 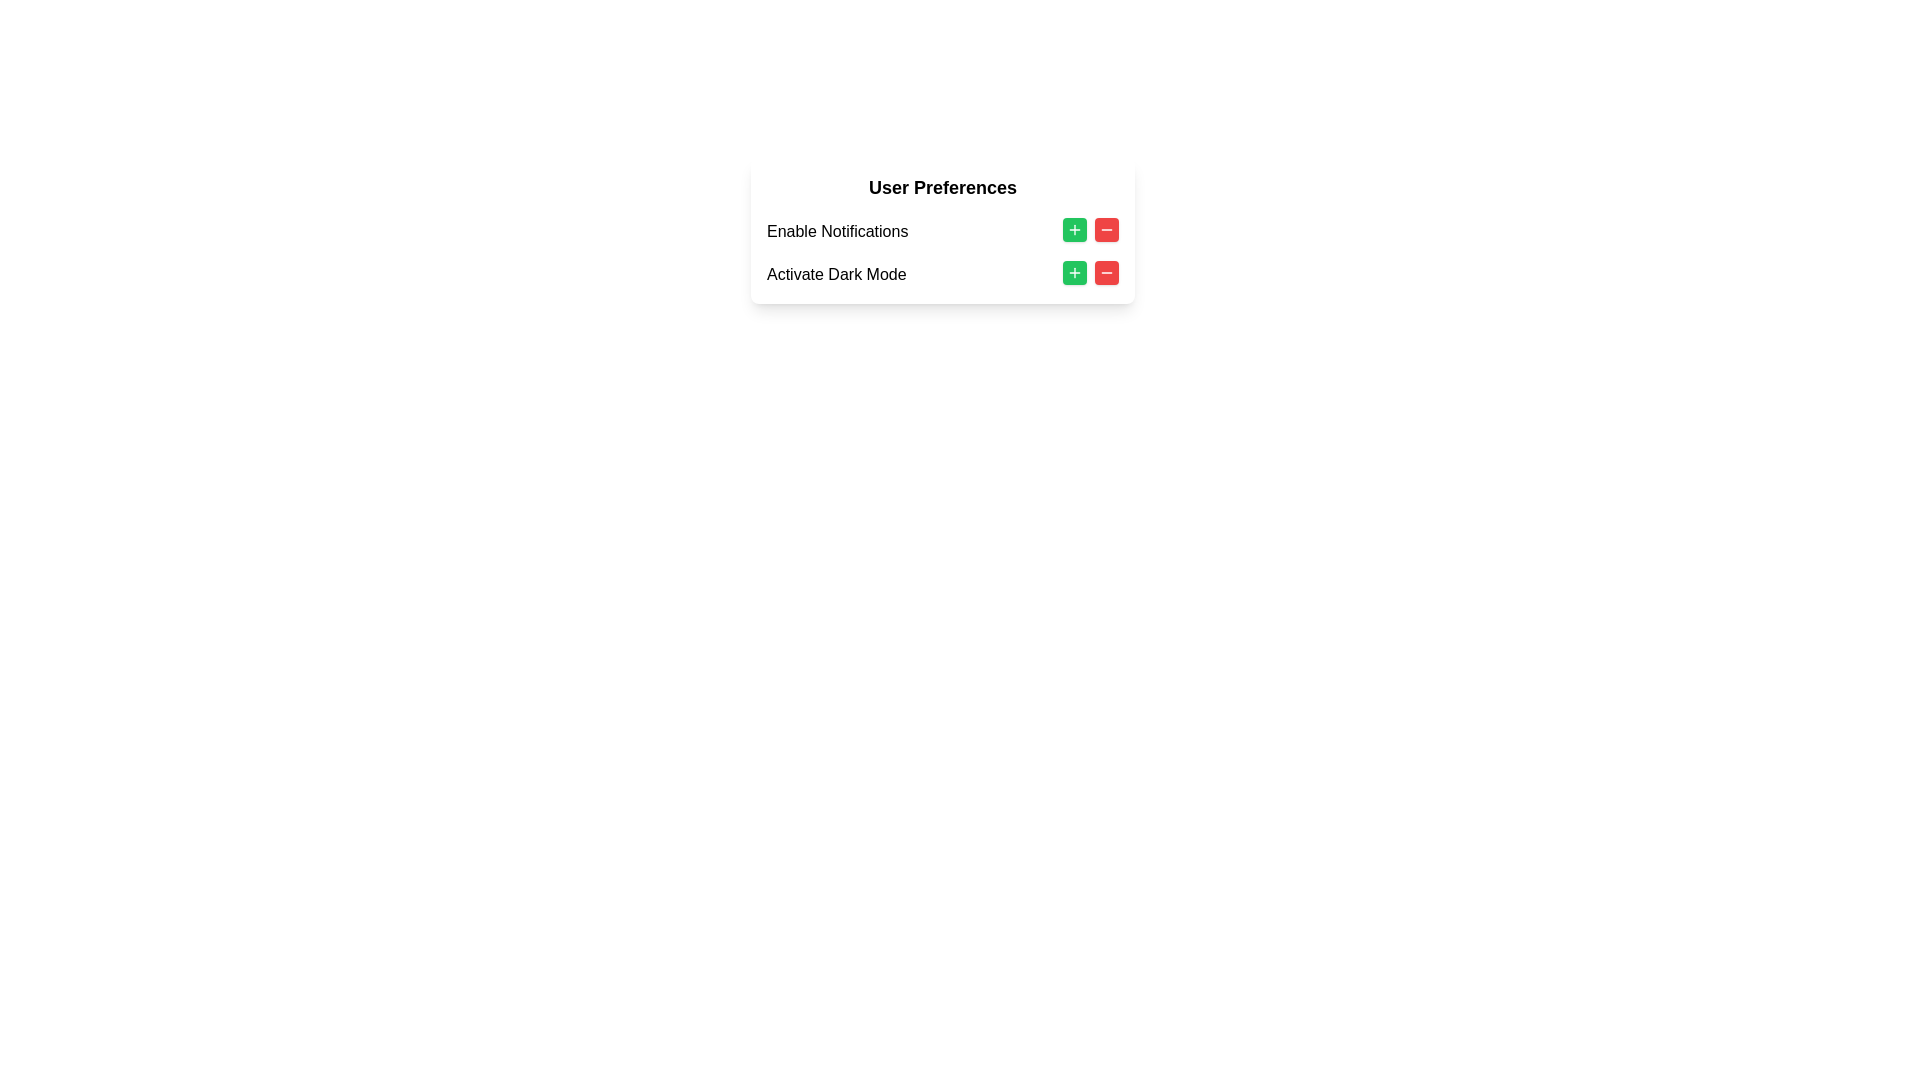 I want to click on the red square button with a minus sign icon to decrement a value or toggle off the corresponding setting for 'Enable Notifications', so click(x=1106, y=229).